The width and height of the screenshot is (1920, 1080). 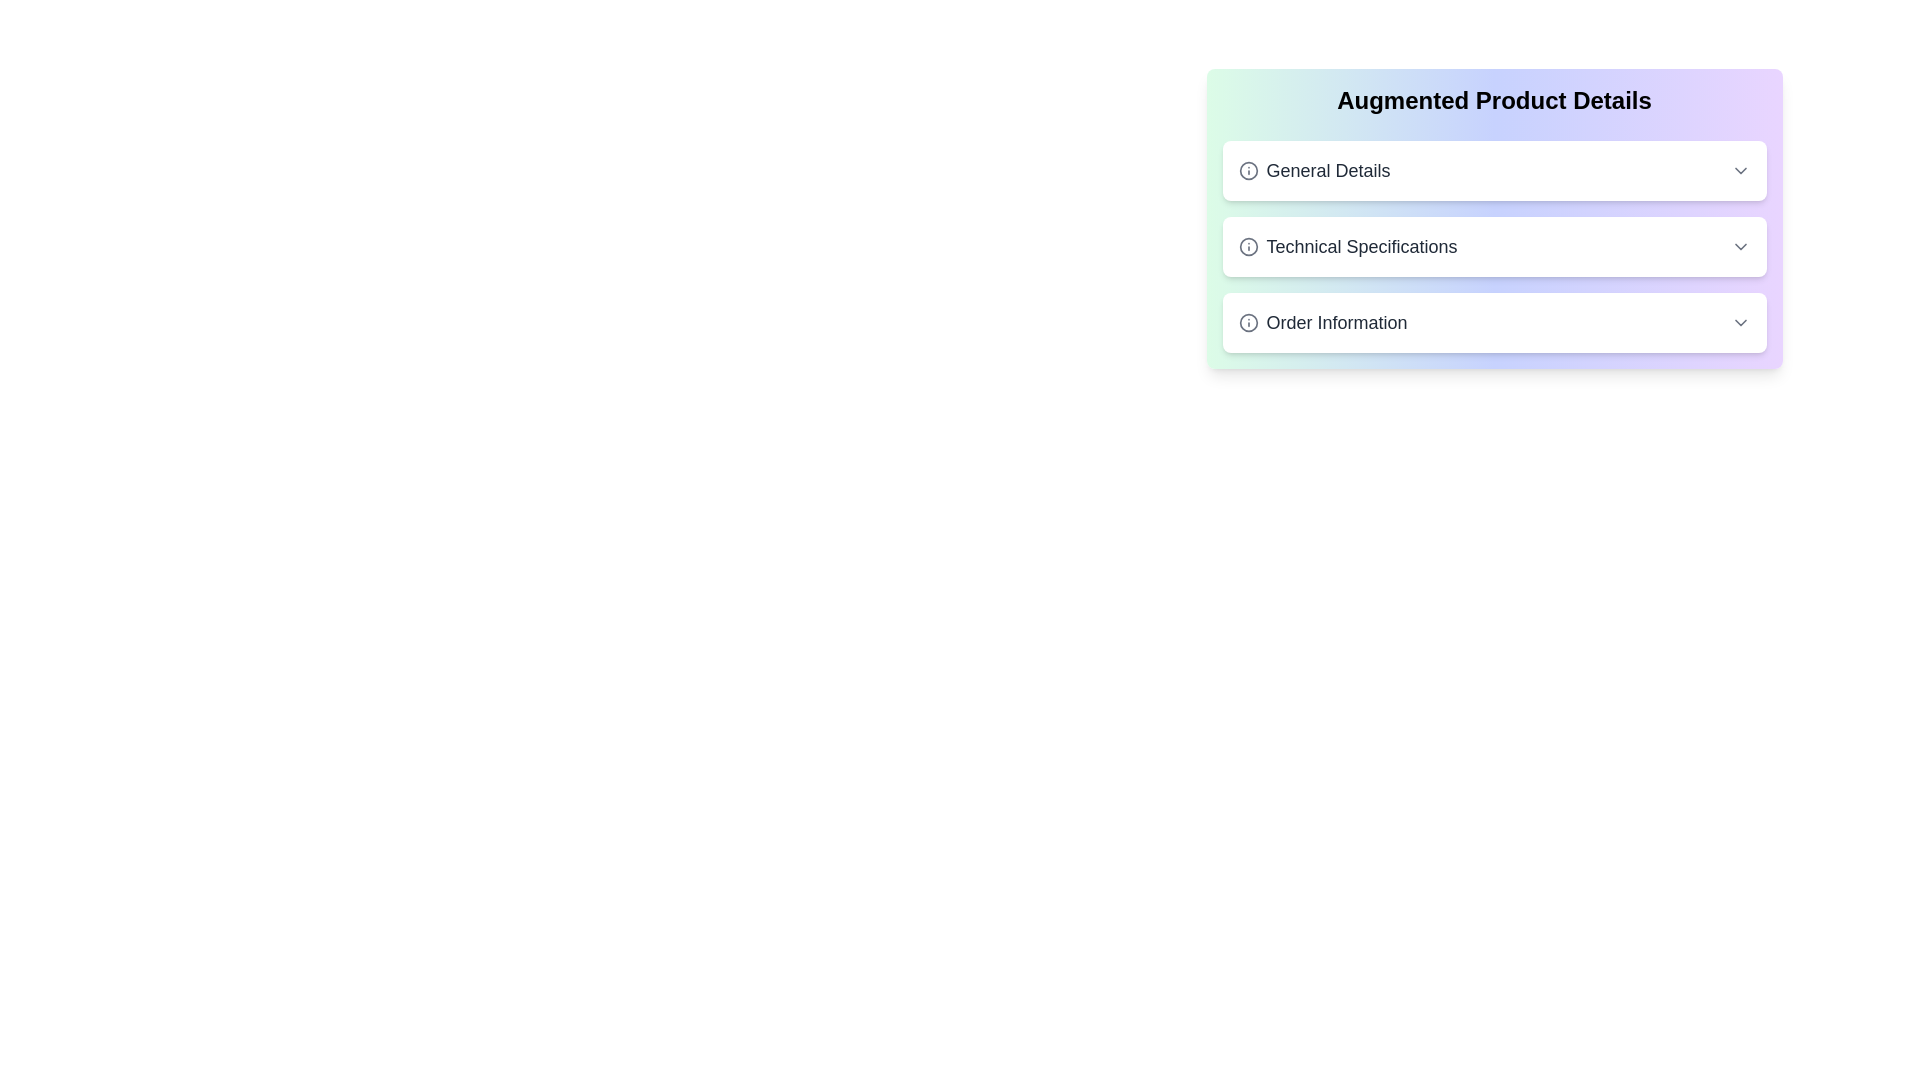 I want to click on the heading text element at the top of the card that indicates the section's purpose, so click(x=1494, y=100).